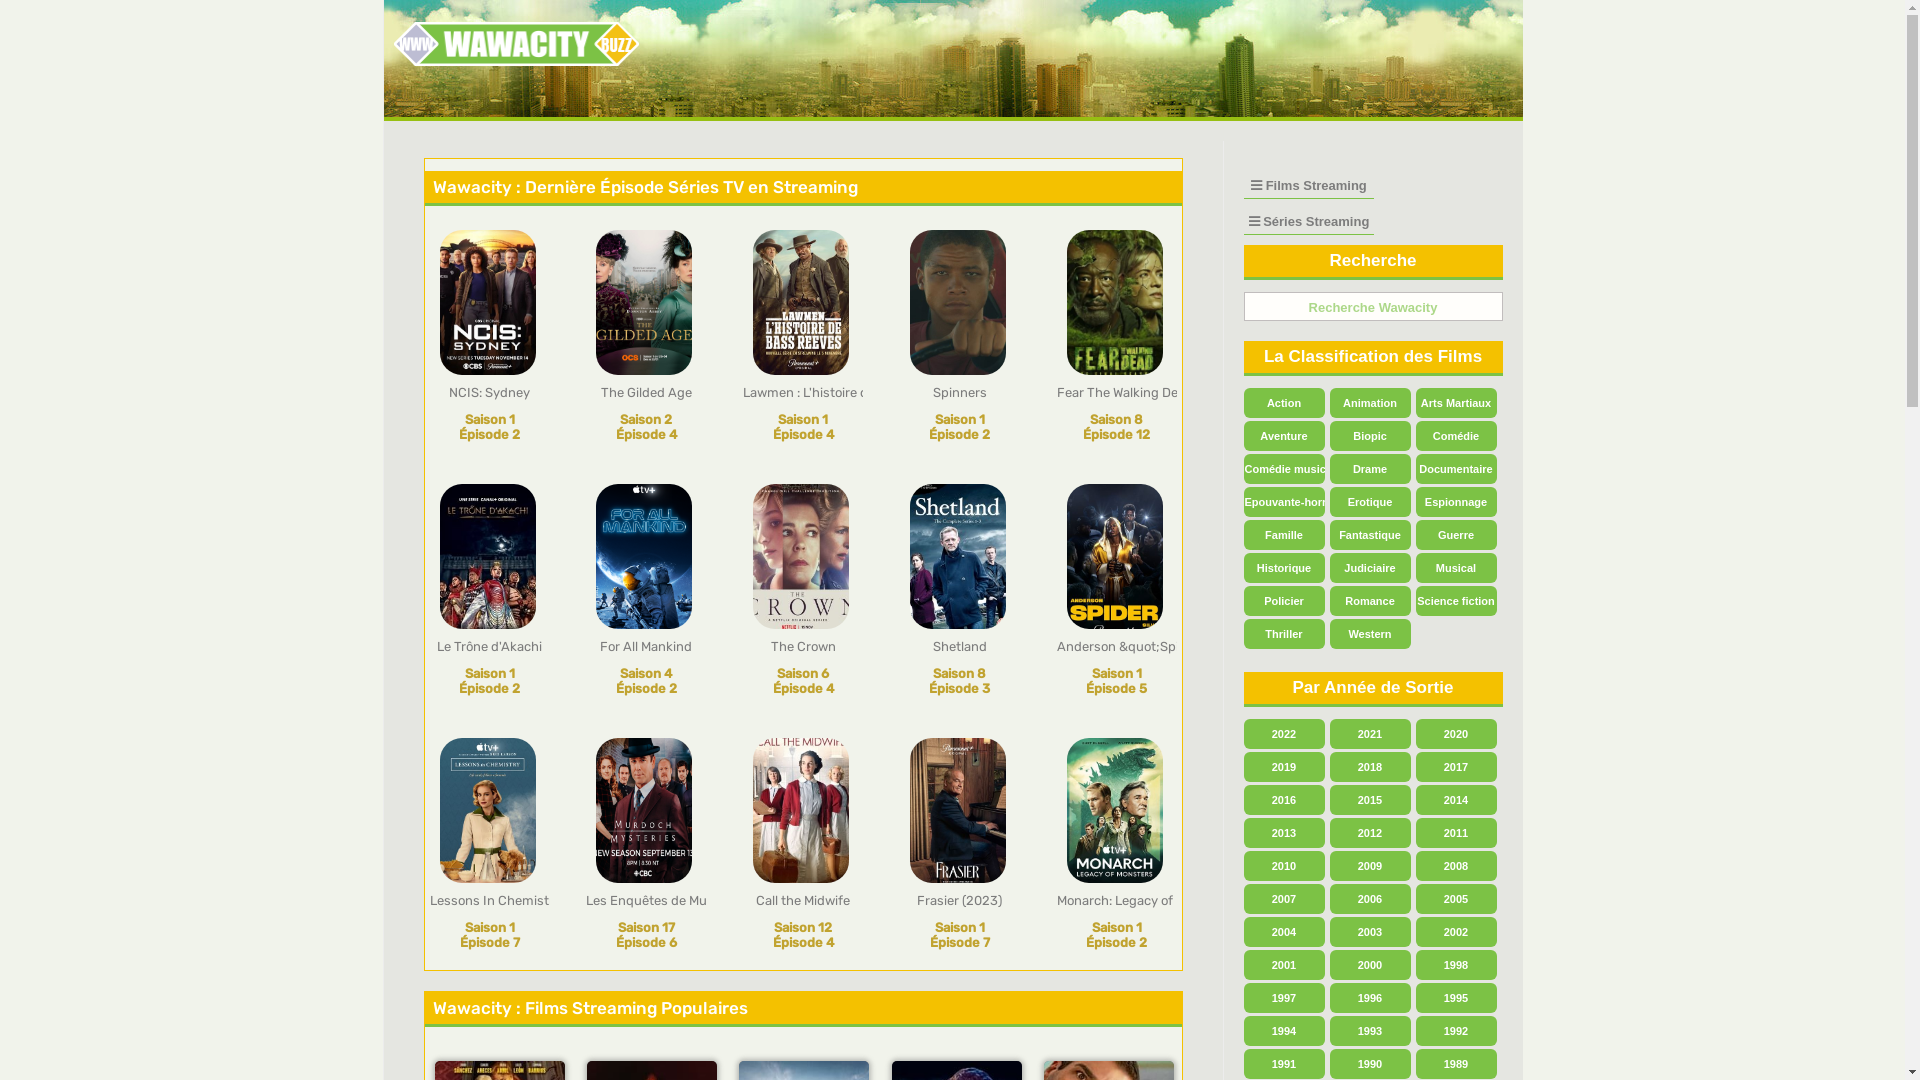 This screenshot has width=1920, height=1080. What do you see at coordinates (1369, 733) in the screenshot?
I see `'2021'` at bounding box center [1369, 733].